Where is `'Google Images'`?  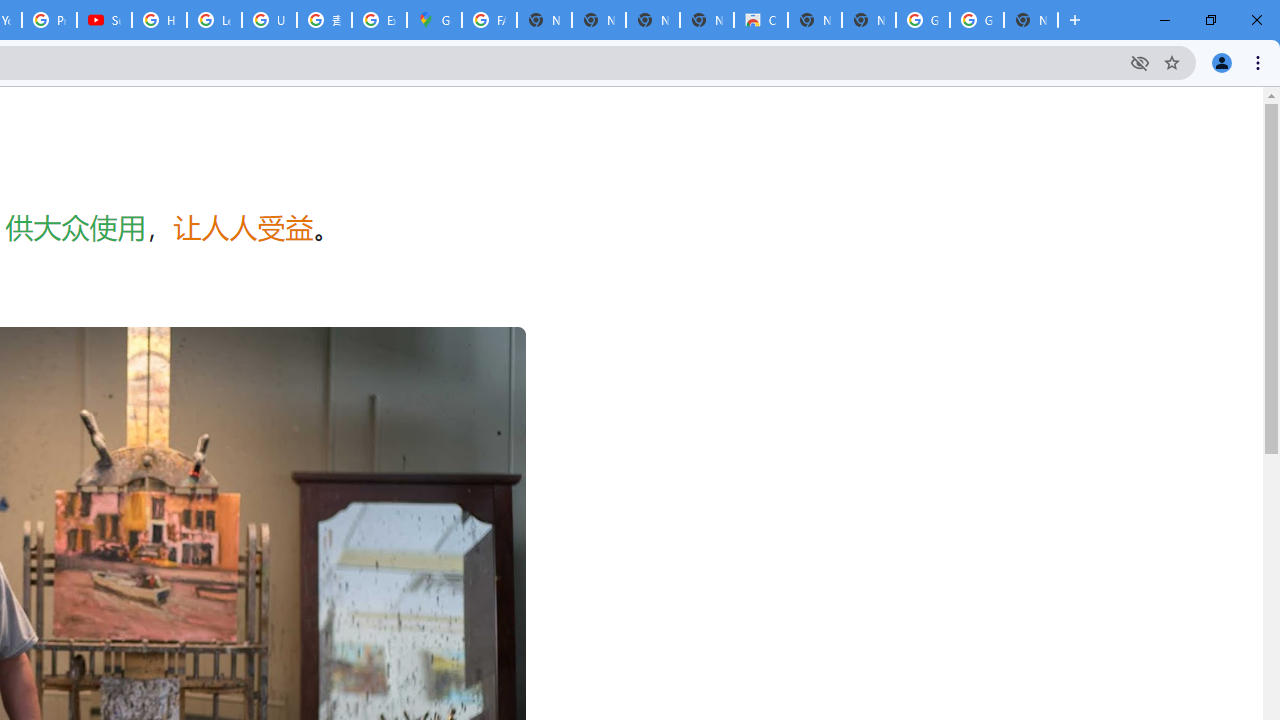
'Google Images' is located at coordinates (976, 20).